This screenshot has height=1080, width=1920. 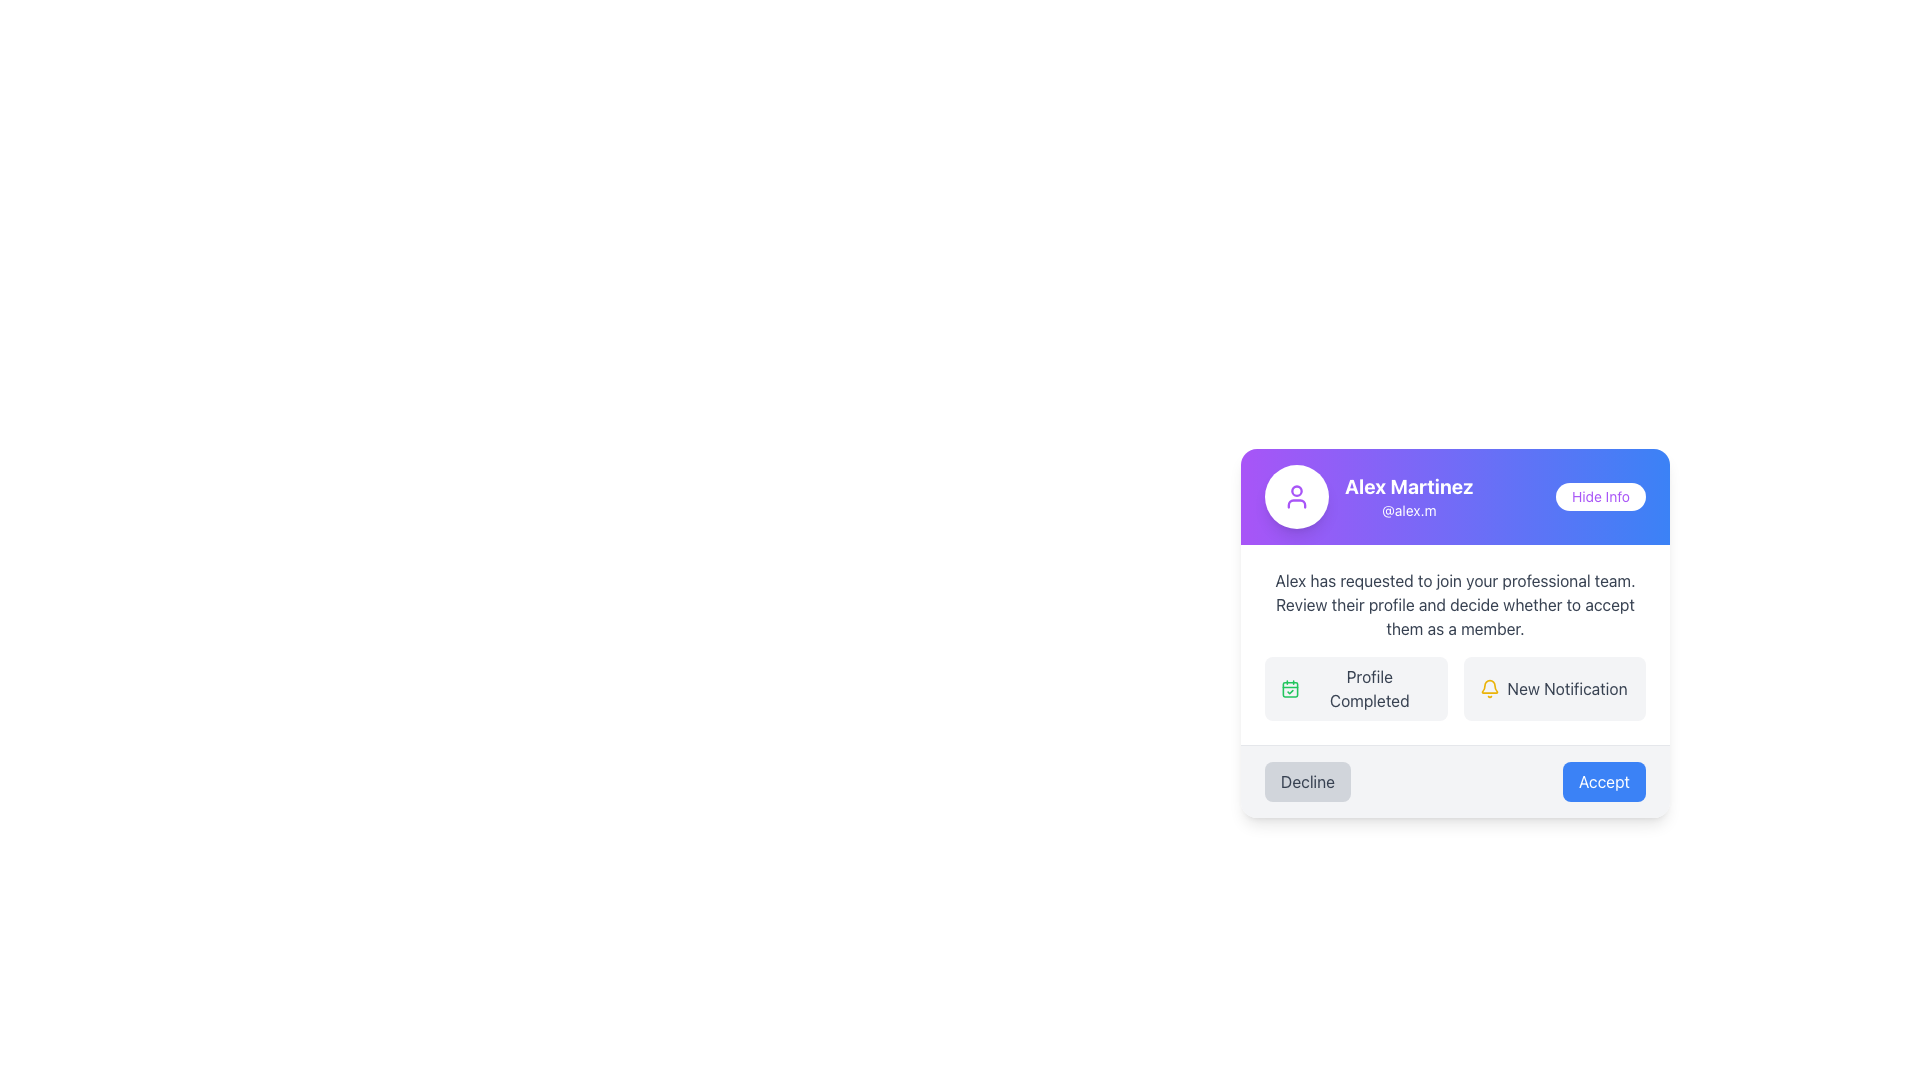 I want to click on the text element displaying 'Alex Martinez' and '@alex.m' which is located in a gradient purple-to-blue background and positioned to the left of the 'Hide Info' button, so click(x=1408, y=496).